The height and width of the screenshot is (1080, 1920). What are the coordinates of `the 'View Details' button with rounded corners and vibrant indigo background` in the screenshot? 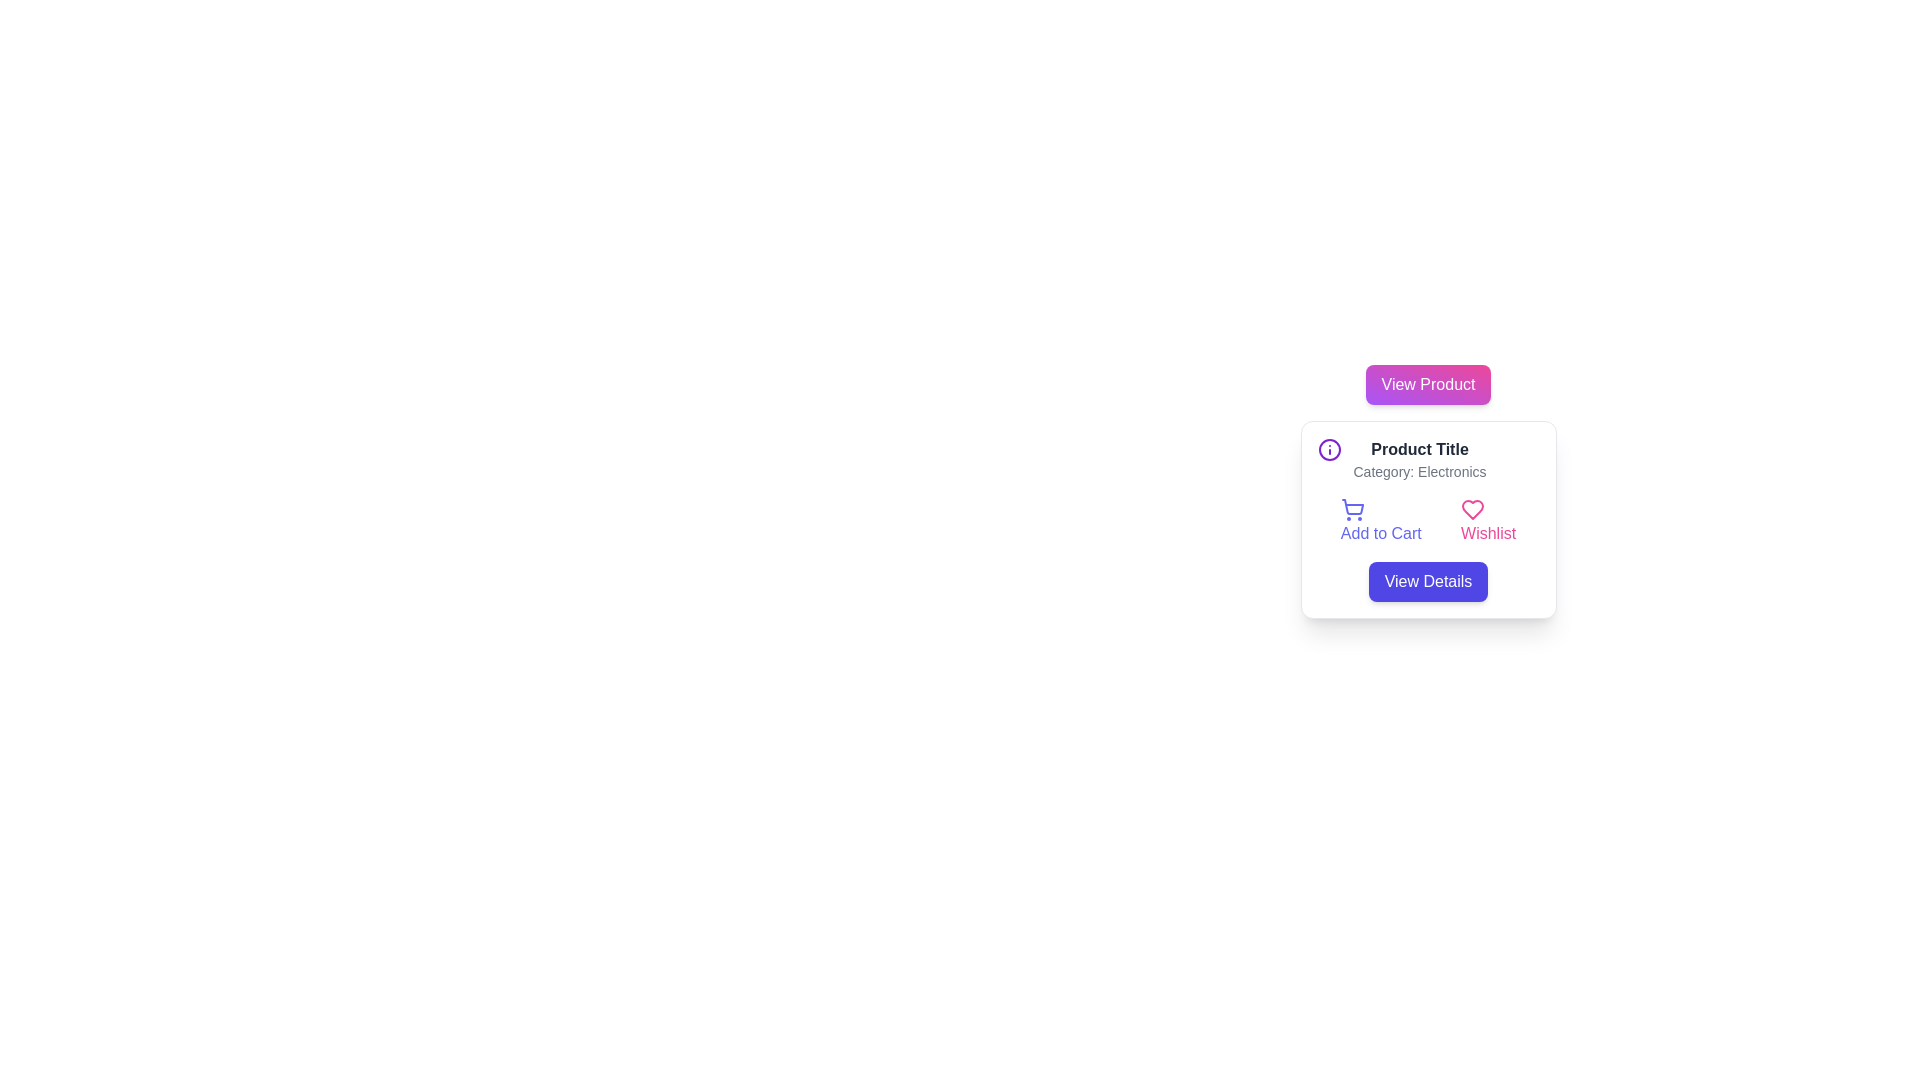 It's located at (1427, 582).